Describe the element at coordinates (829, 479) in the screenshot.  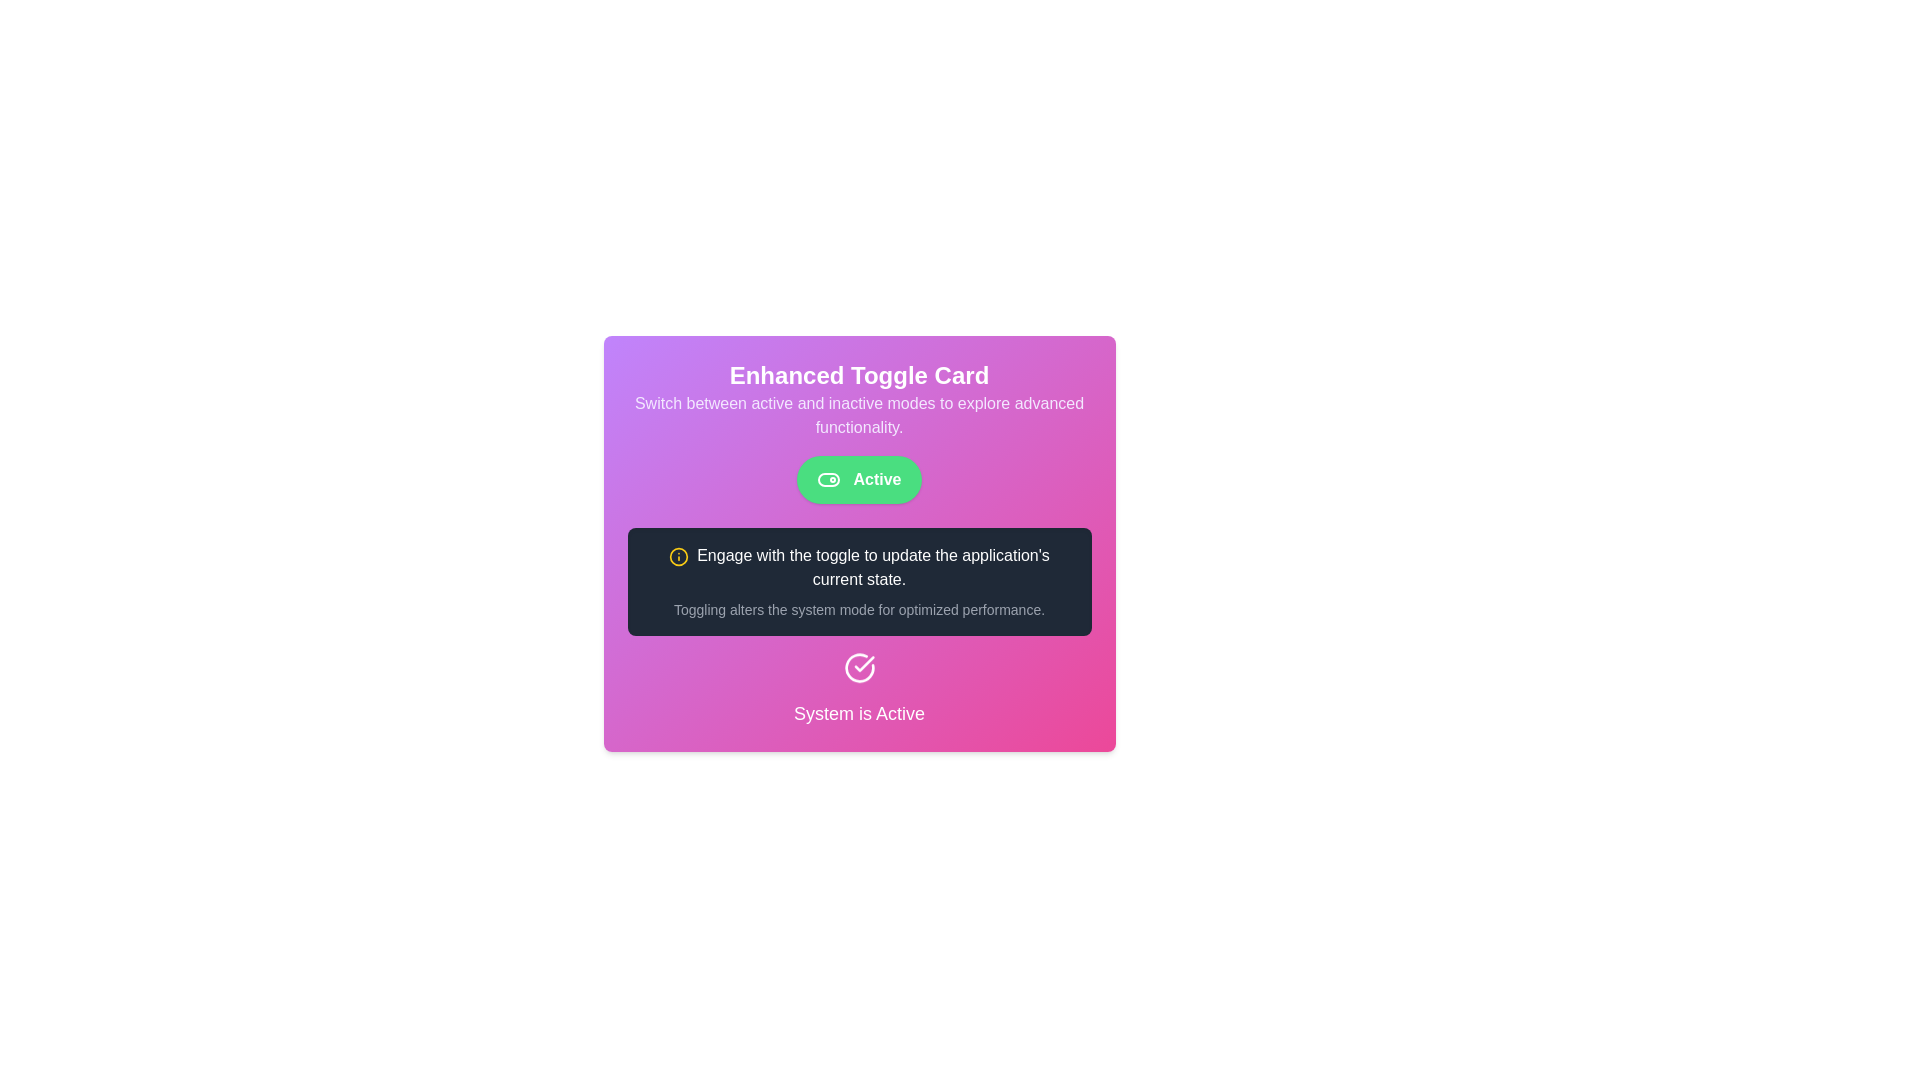
I see `the toggle state by checking the background of the toggle switch located at the center of the colored card interface` at that location.